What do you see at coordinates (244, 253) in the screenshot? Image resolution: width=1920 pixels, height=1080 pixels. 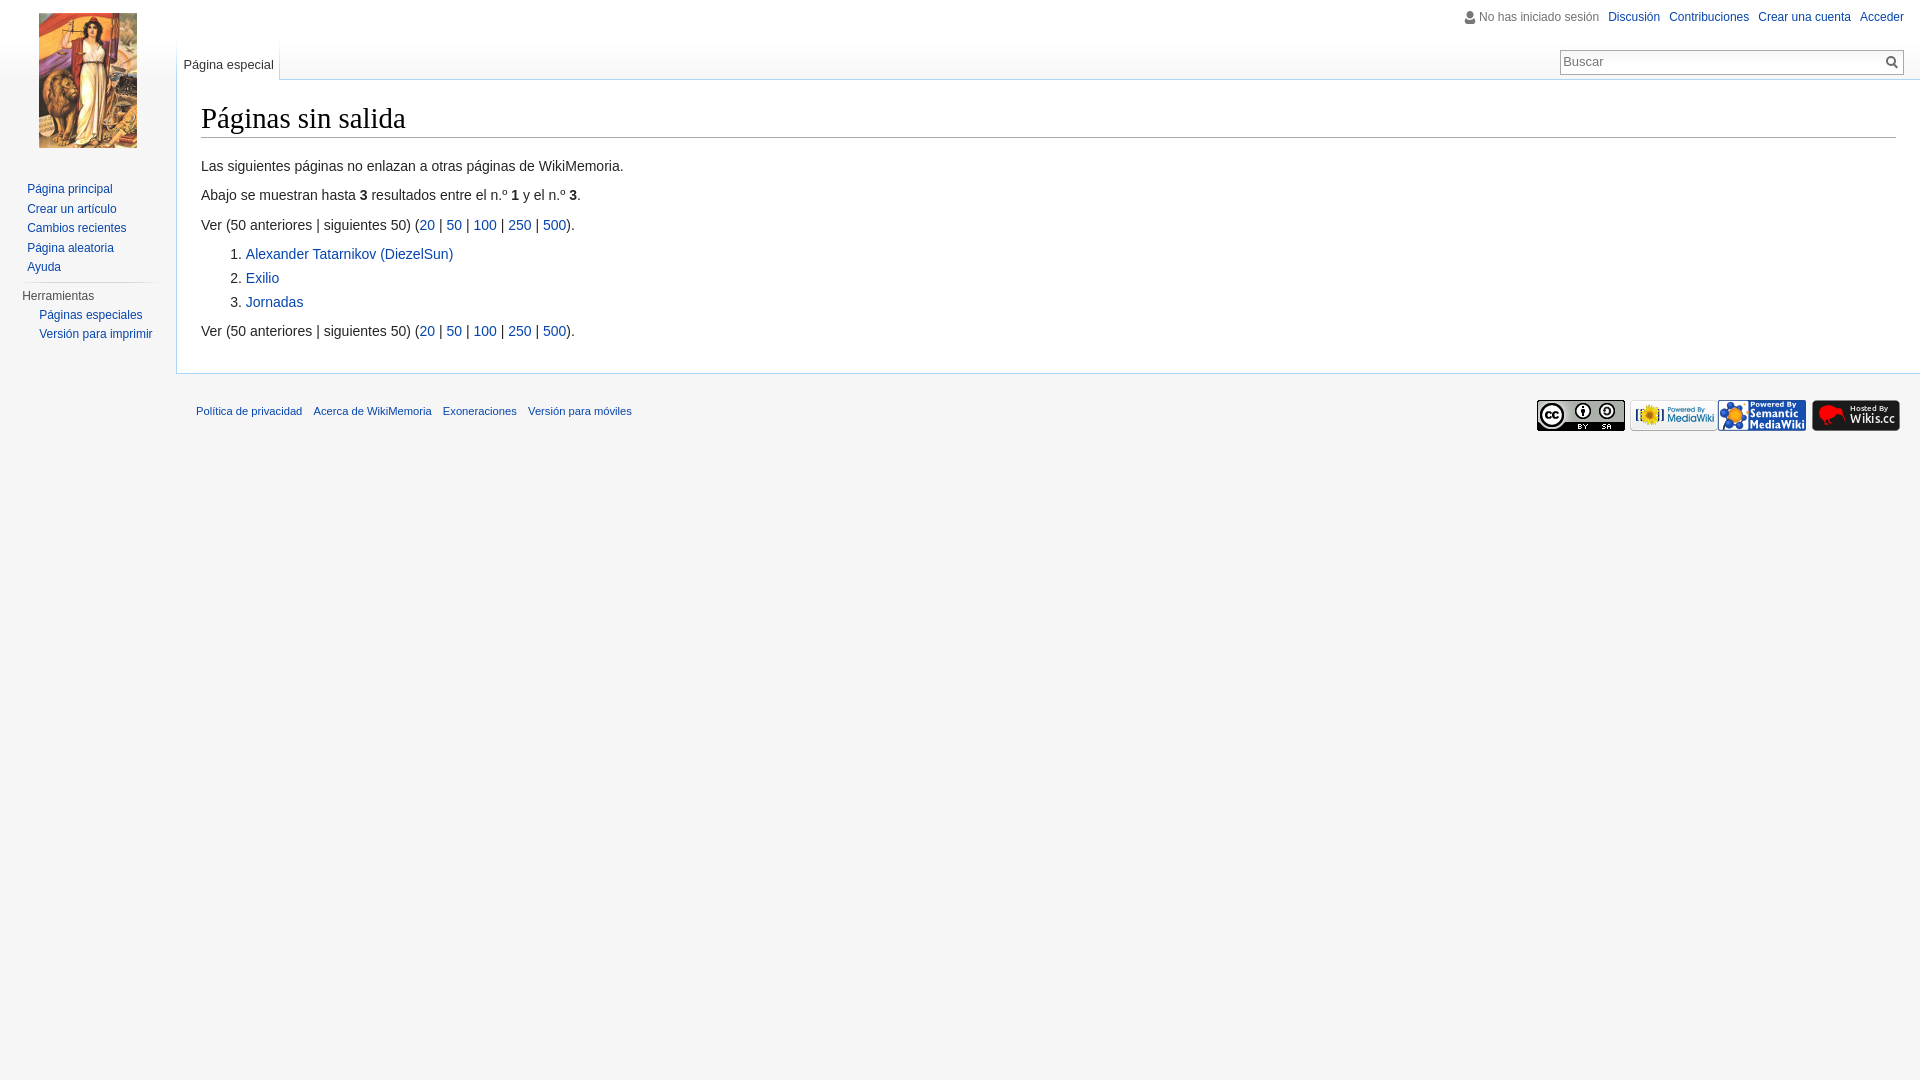 I see `'Alexander Tatarnikov (DiezelSun)'` at bounding box center [244, 253].